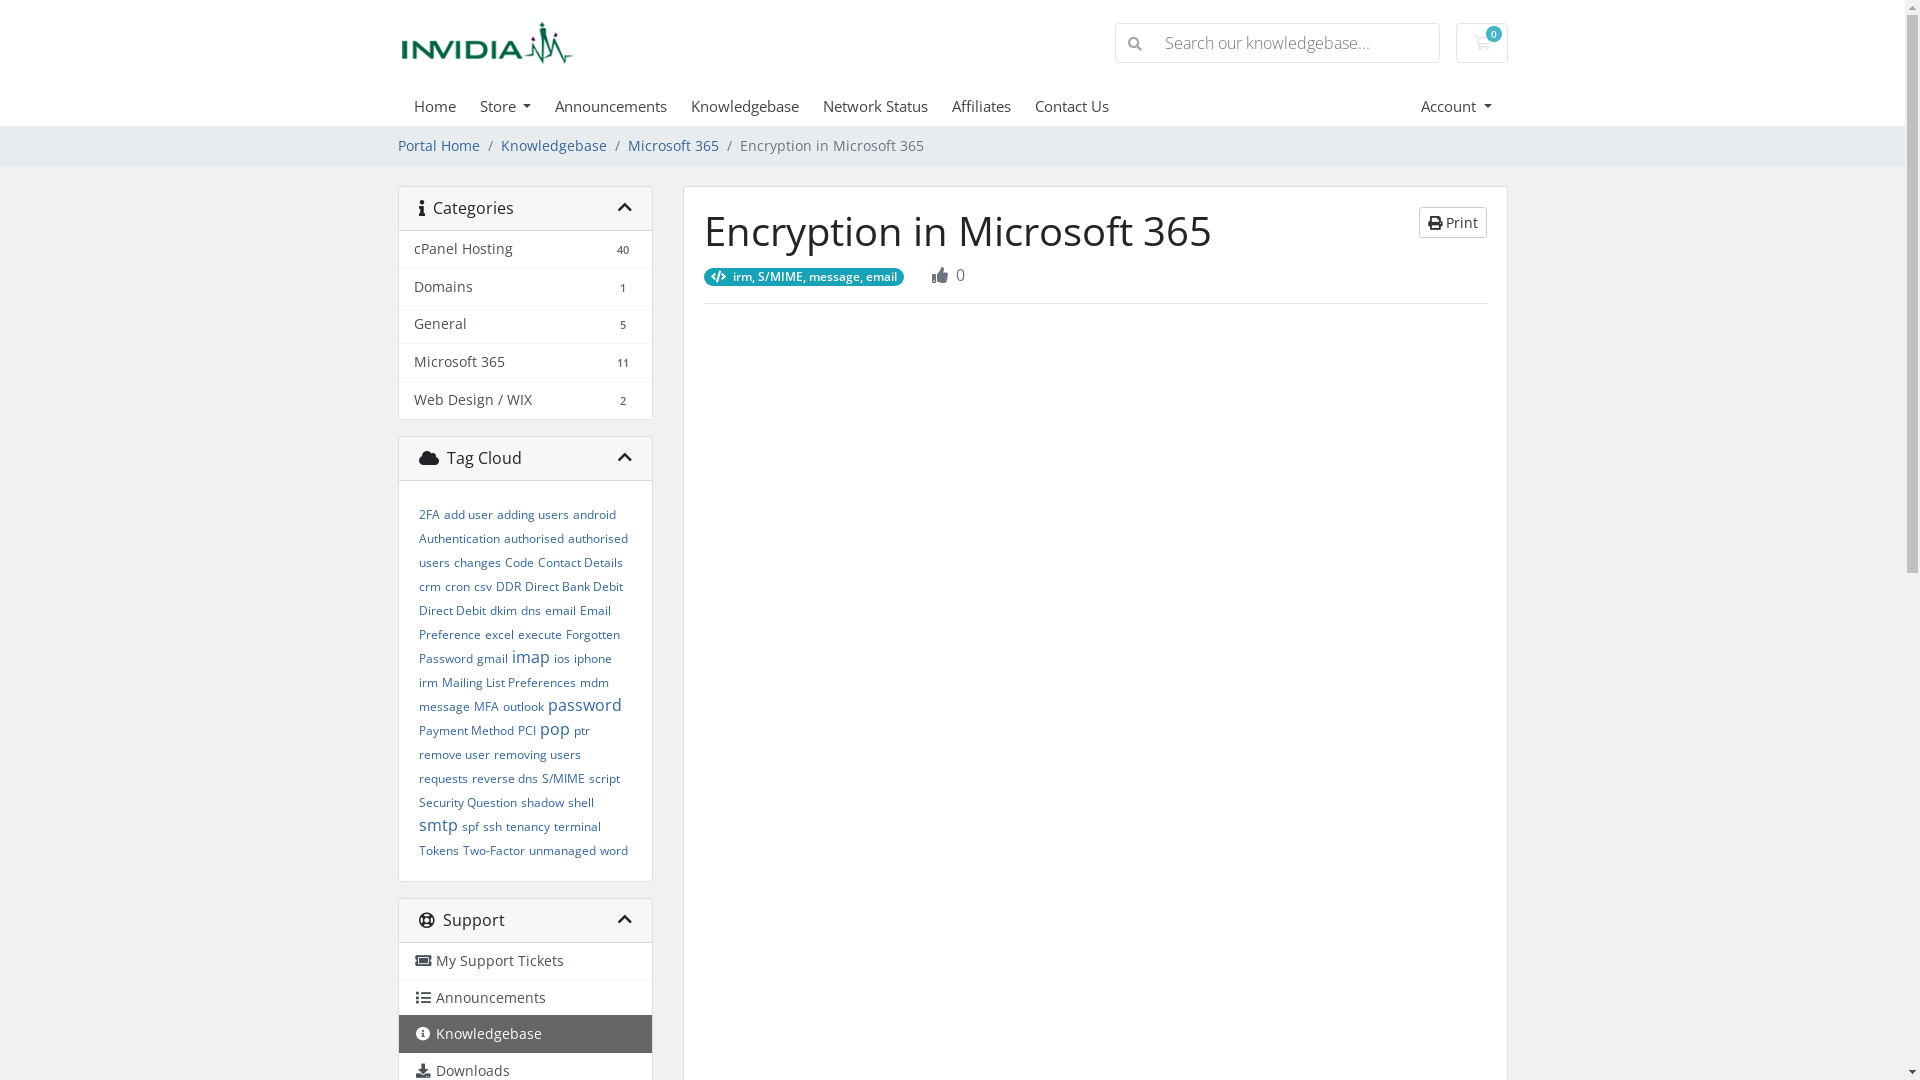 This screenshot has height=1080, width=1920. Describe the element at coordinates (457, 537) in the screenshot. I see `'Authentication'` at that location.